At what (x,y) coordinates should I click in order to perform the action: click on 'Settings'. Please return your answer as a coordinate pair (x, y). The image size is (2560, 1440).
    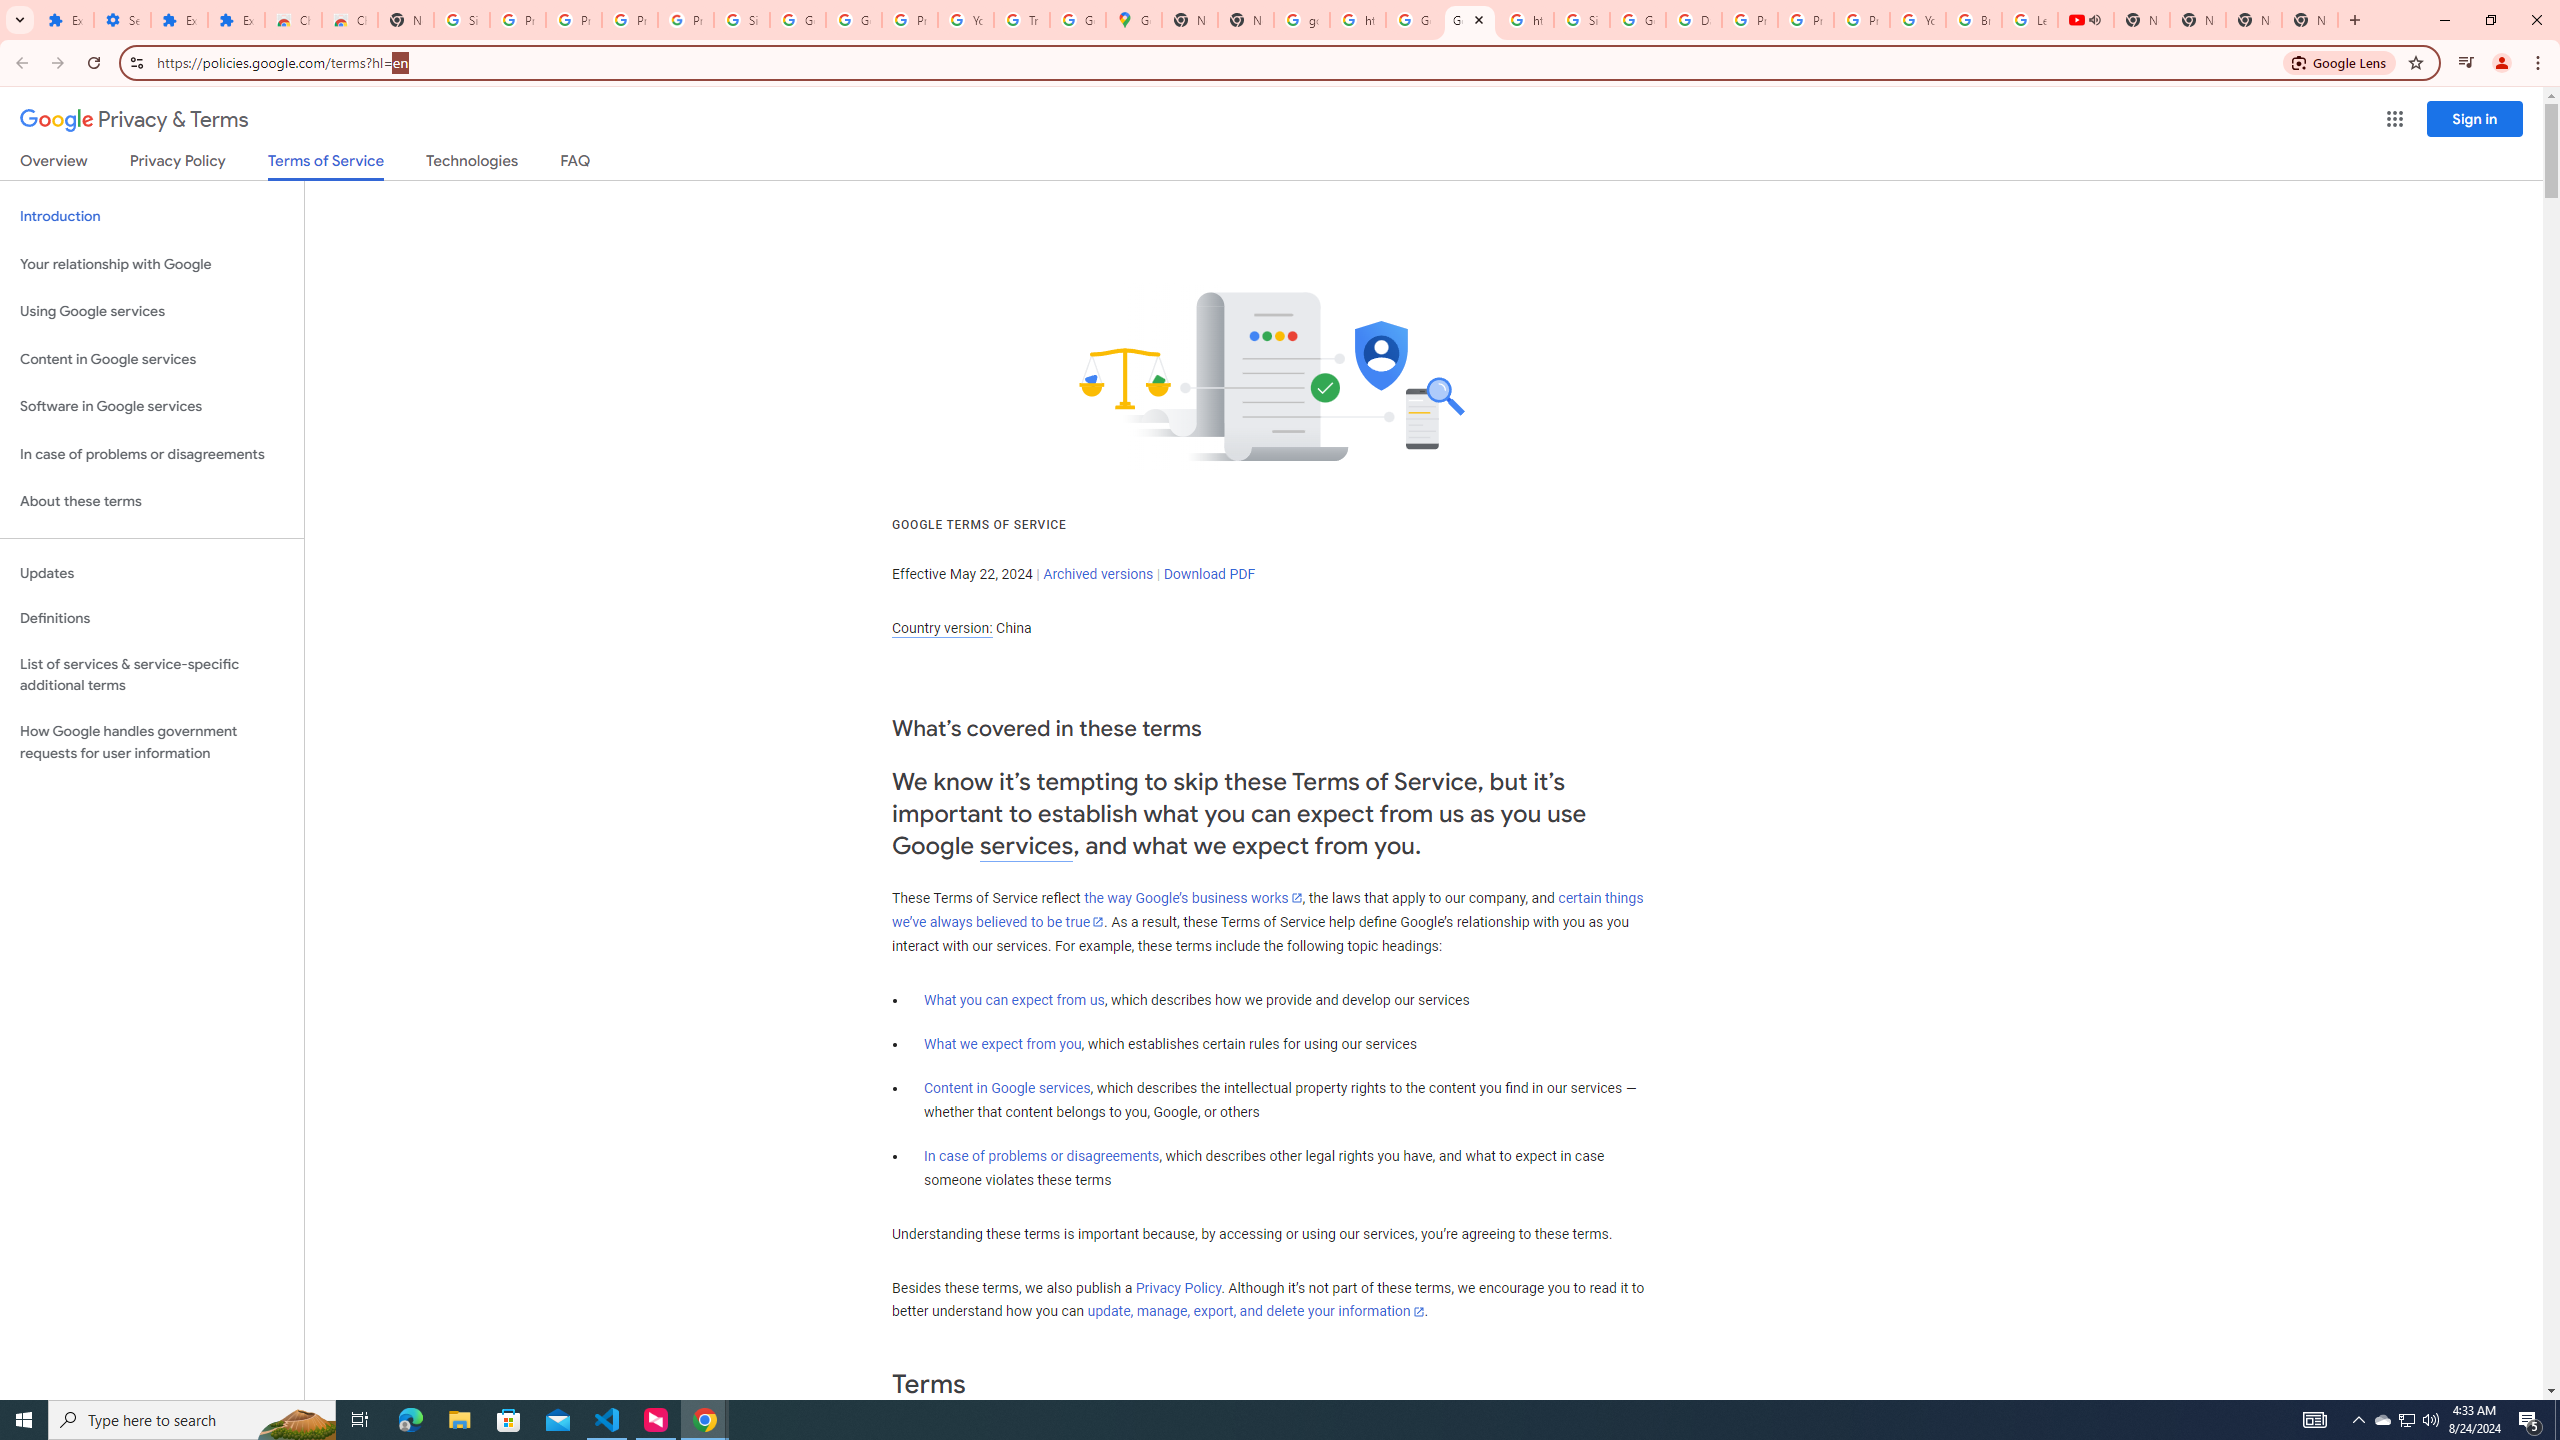
    Looking at the image, I should click on (121, 19).